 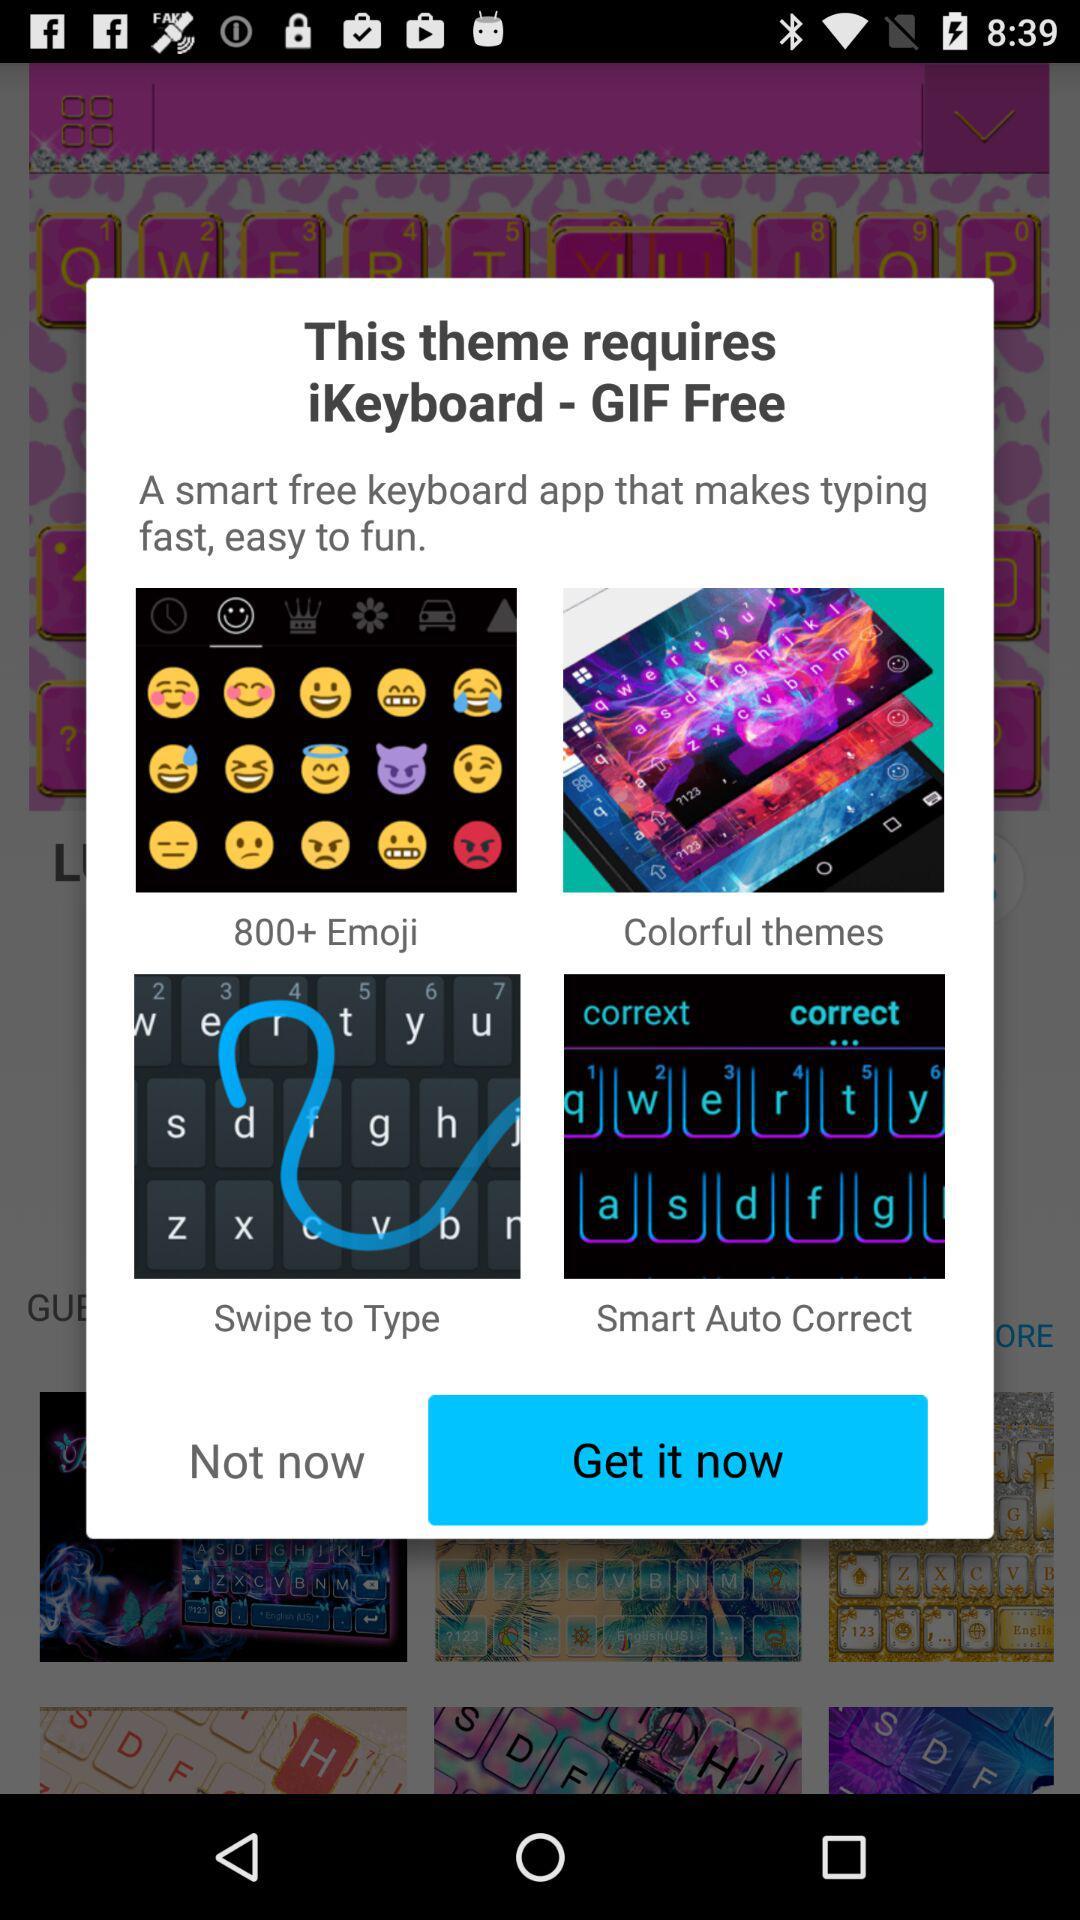 What do you see at coordinates (677, 1460) in the screenshot?
I see `the item to the right of the not now` at bounding box center [677, 1460].